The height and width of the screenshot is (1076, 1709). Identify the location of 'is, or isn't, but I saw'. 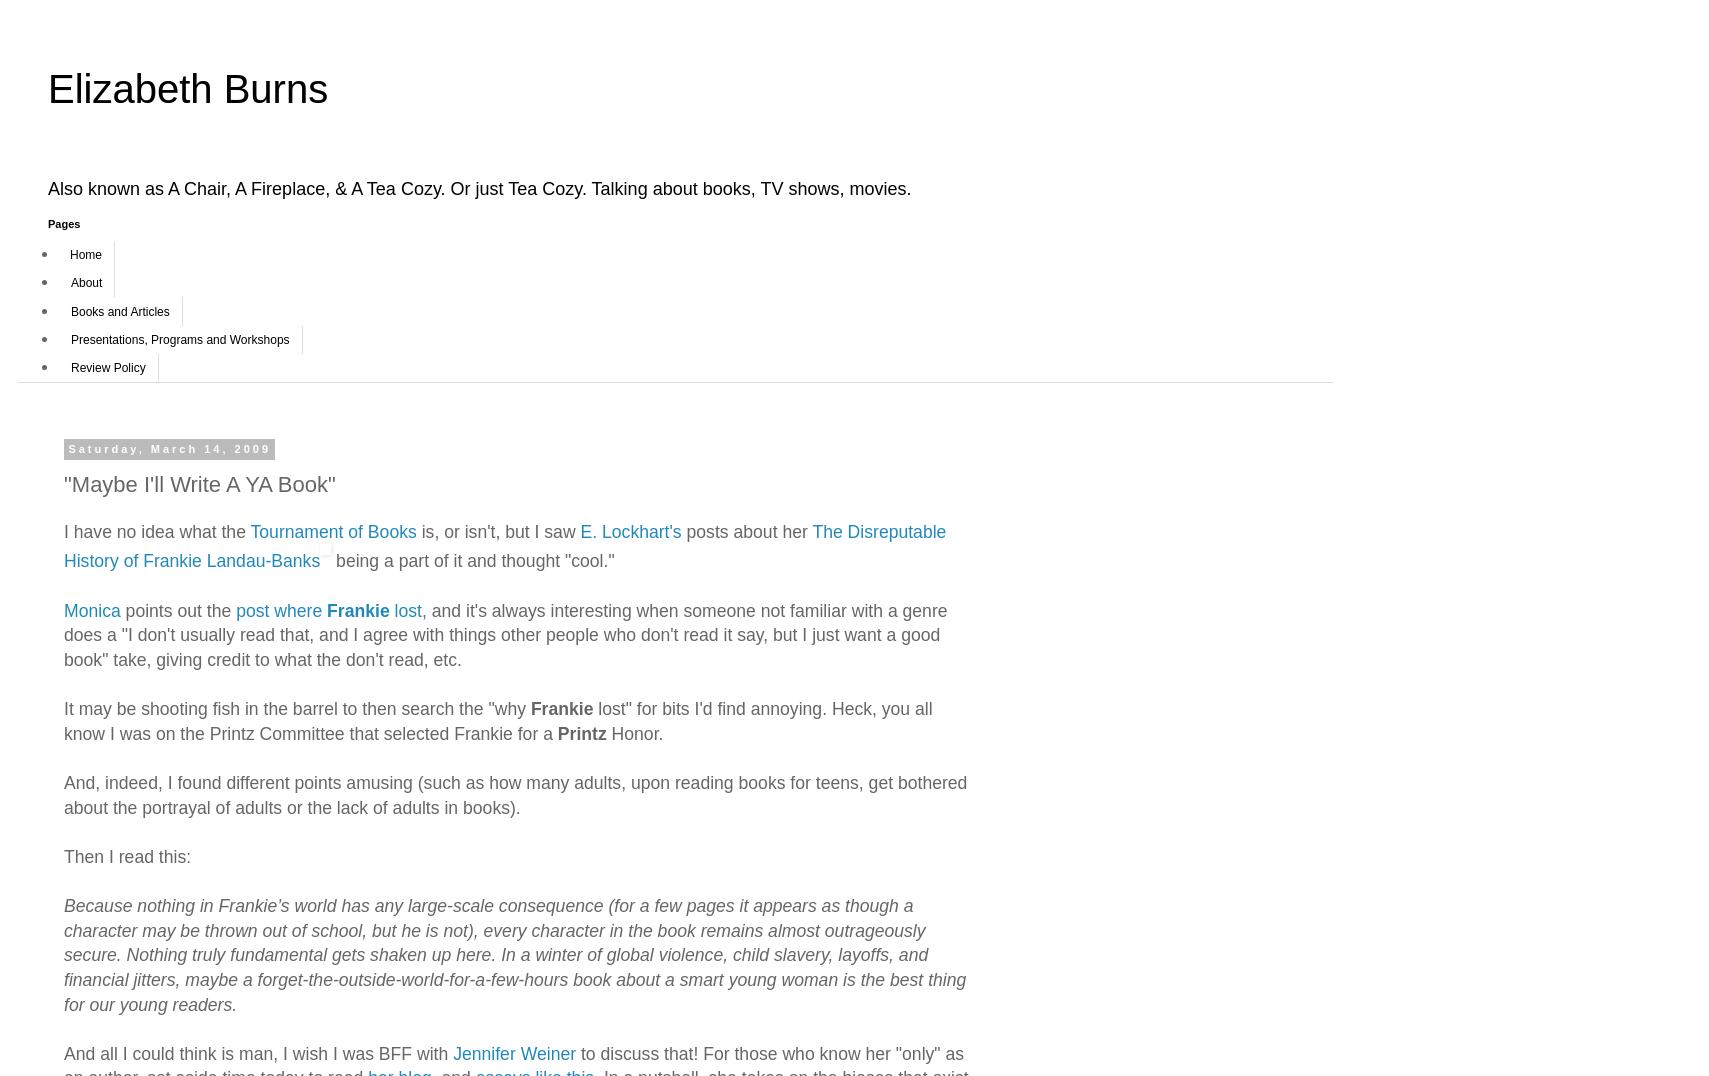
(497, 531).